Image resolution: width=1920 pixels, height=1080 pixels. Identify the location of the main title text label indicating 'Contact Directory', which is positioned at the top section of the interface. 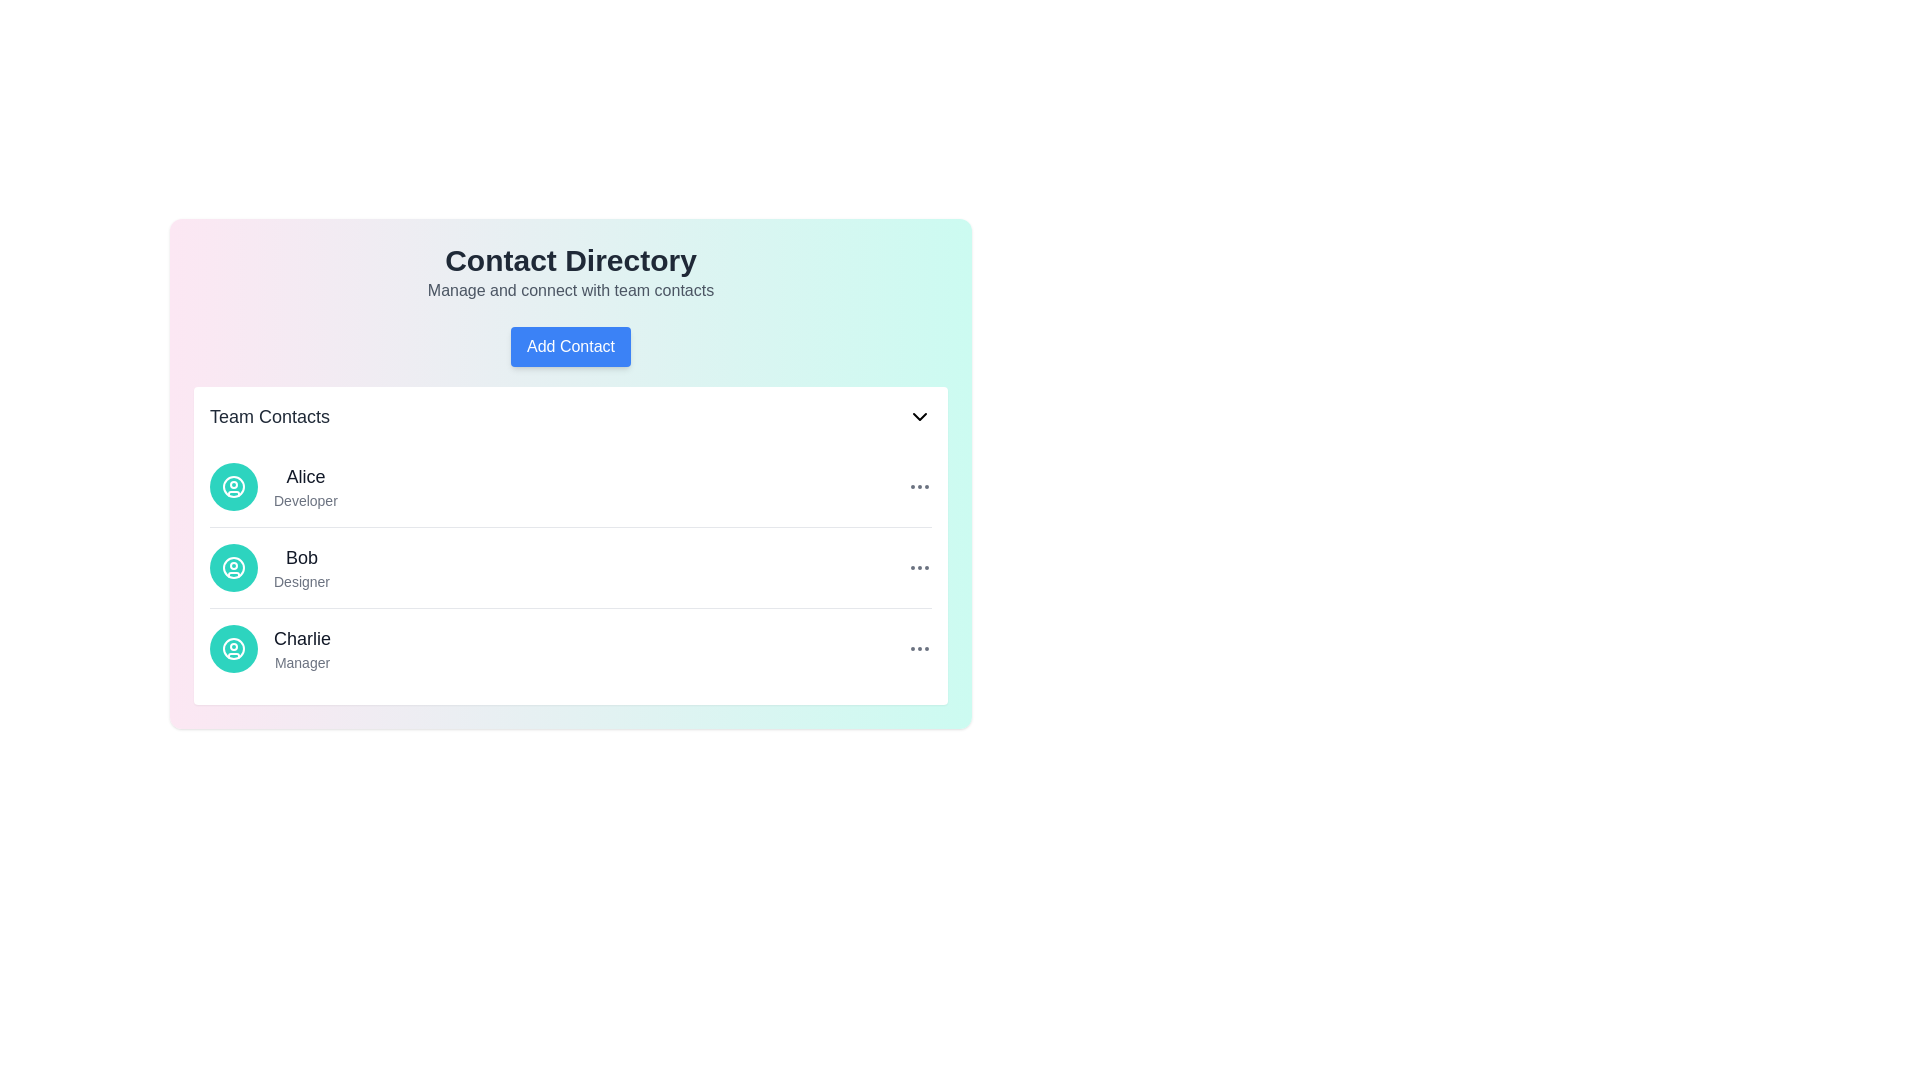
(570, 260).